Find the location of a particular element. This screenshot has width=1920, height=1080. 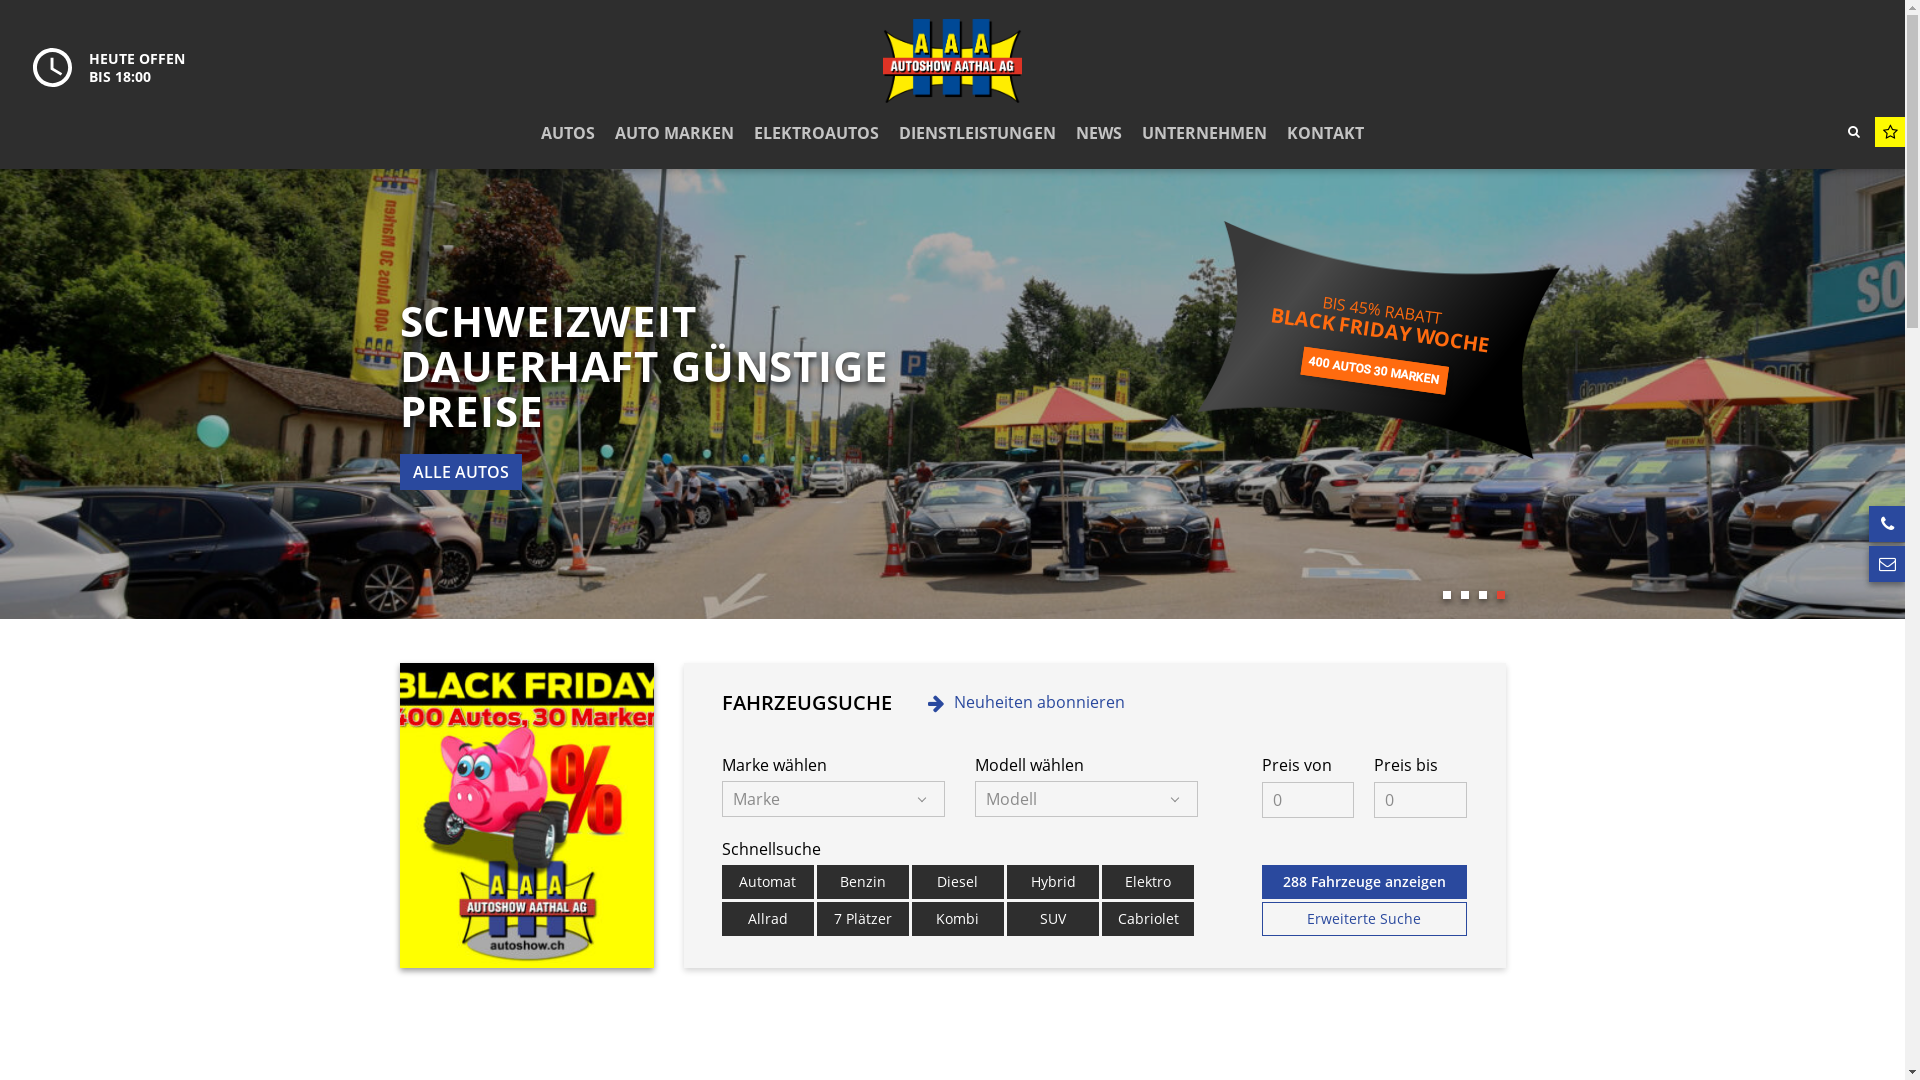

'Autoshow Aathal' is located at coordinates (882, 60).